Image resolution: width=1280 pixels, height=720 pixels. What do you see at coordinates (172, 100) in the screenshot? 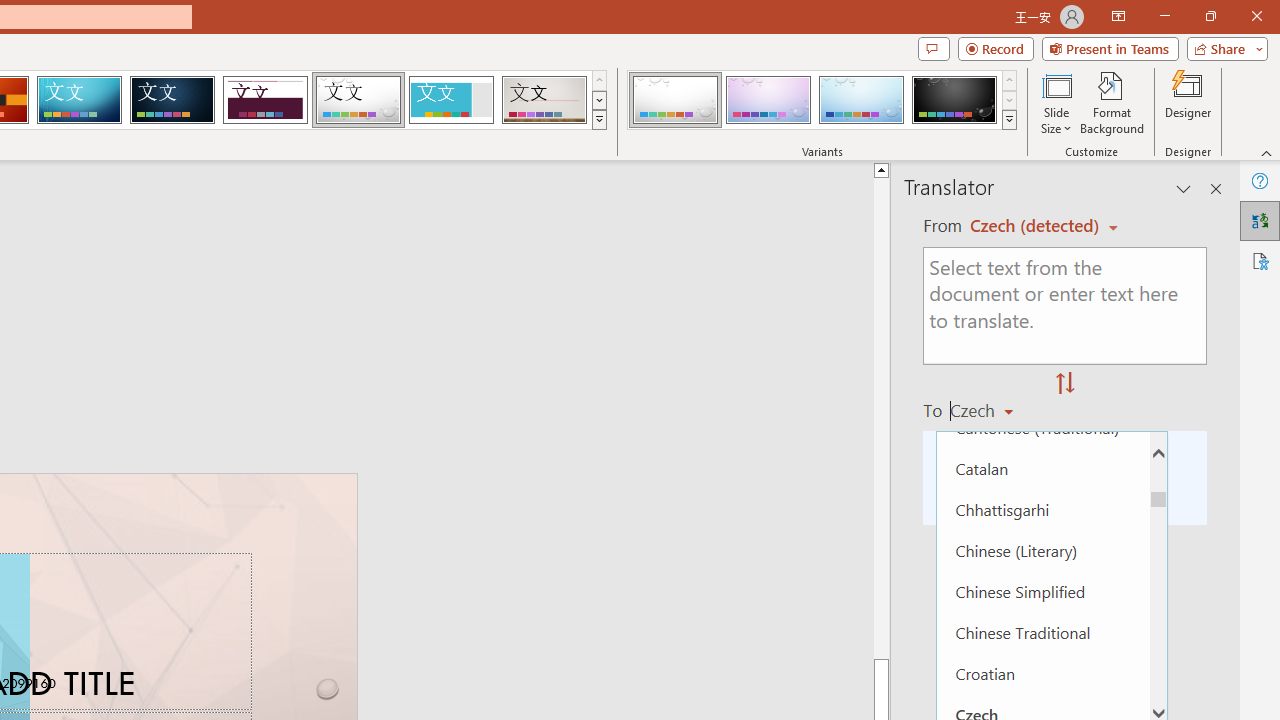
I see `'Damask'` at bounding box center [172, 100].